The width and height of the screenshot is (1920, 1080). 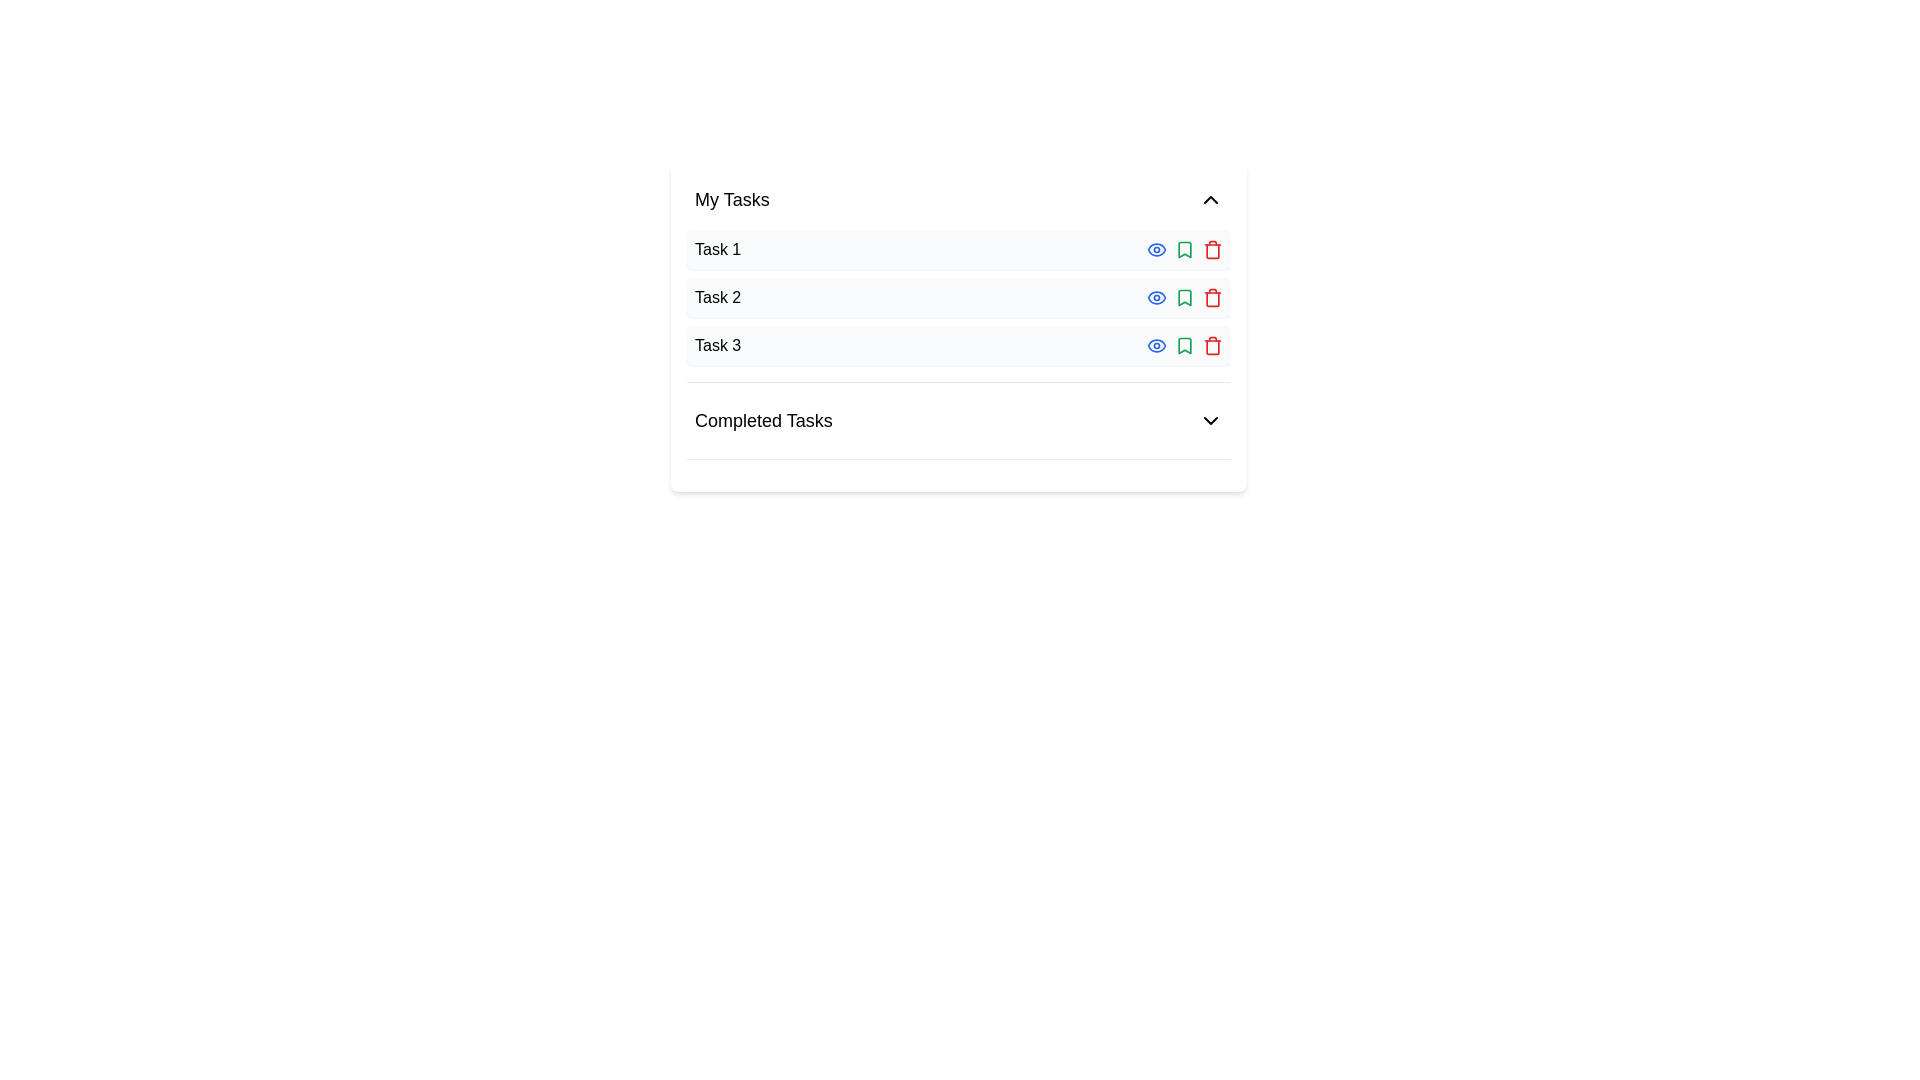 I want to click on the bookmark icon in the third row of the task list interface, located in the right-hand column beside the blue eye icon and left to the red trash can icon, so click(x=1185, y=345).